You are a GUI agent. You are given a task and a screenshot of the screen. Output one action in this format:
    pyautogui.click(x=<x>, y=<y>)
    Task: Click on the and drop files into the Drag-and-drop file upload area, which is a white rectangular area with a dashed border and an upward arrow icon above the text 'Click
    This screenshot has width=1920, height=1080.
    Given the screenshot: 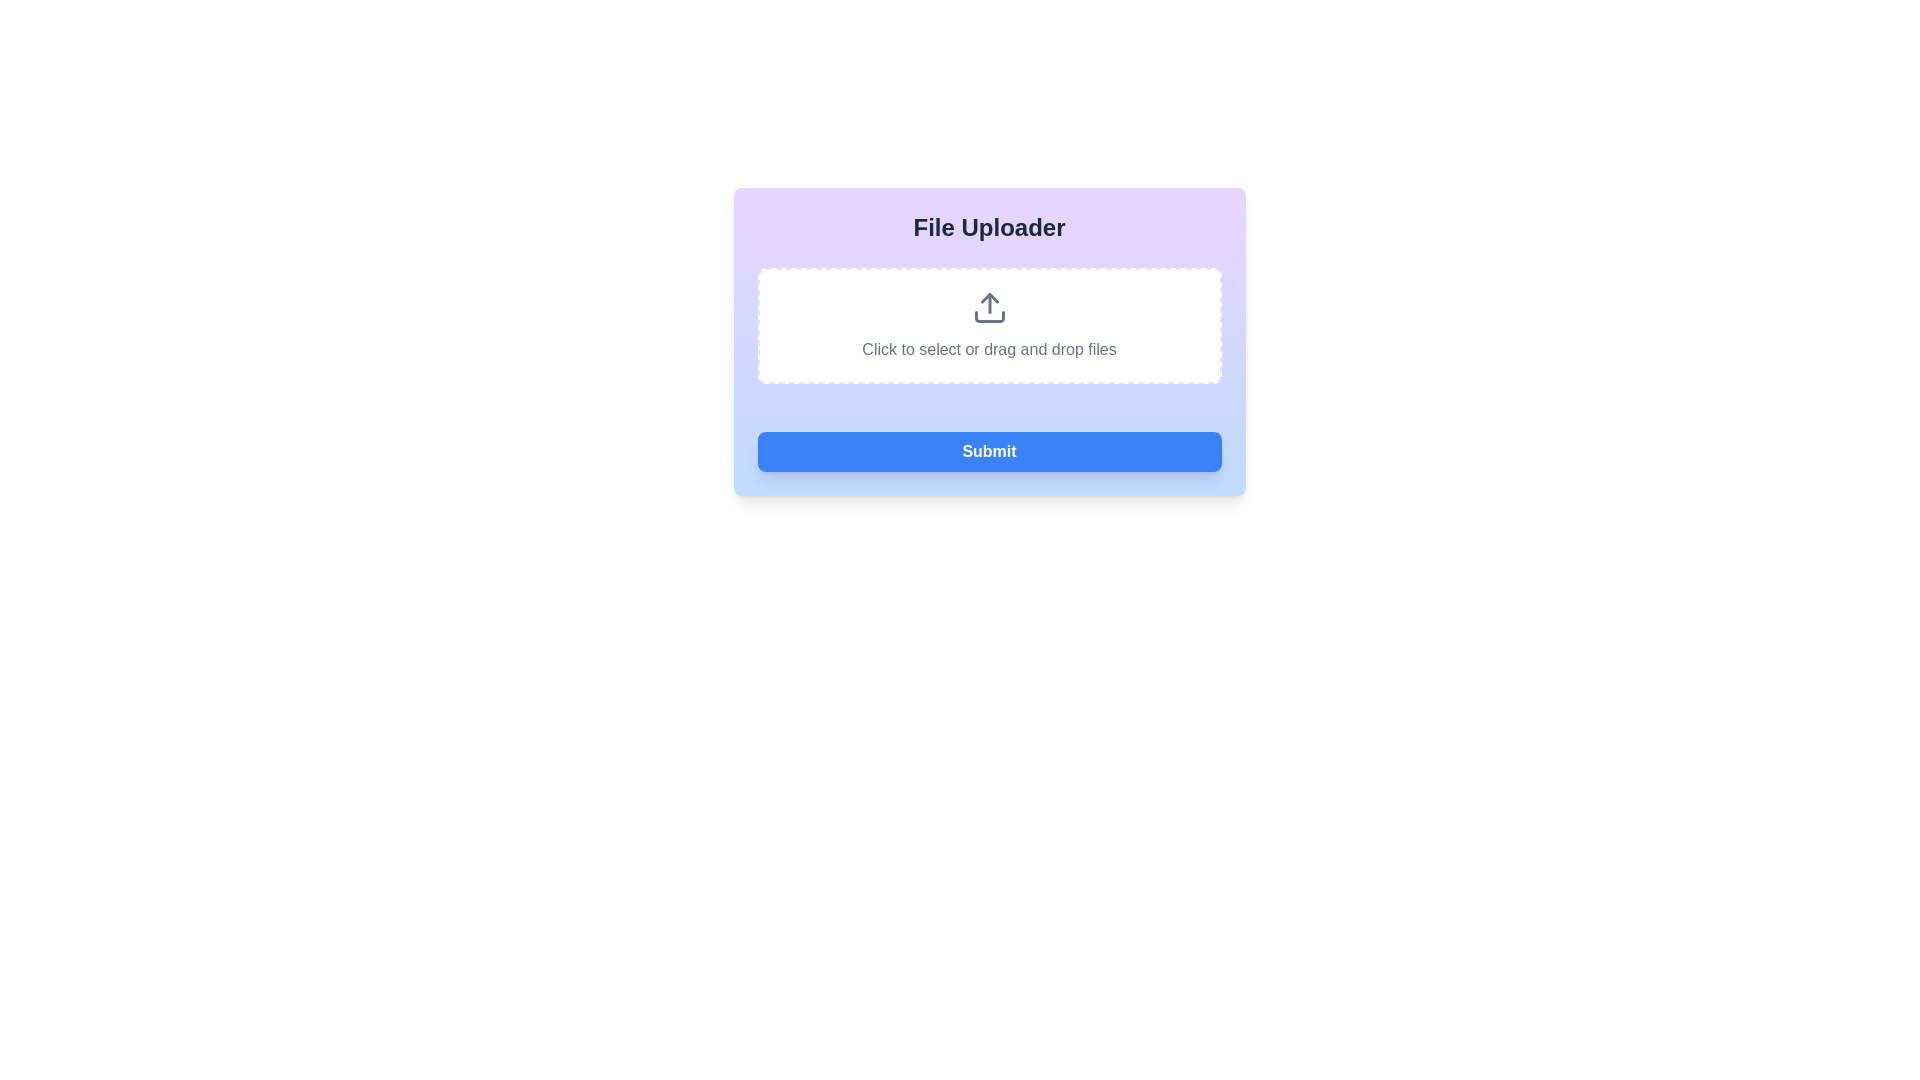 What is the action you would take?
    pyautogui.click(x=989, y=325)
    